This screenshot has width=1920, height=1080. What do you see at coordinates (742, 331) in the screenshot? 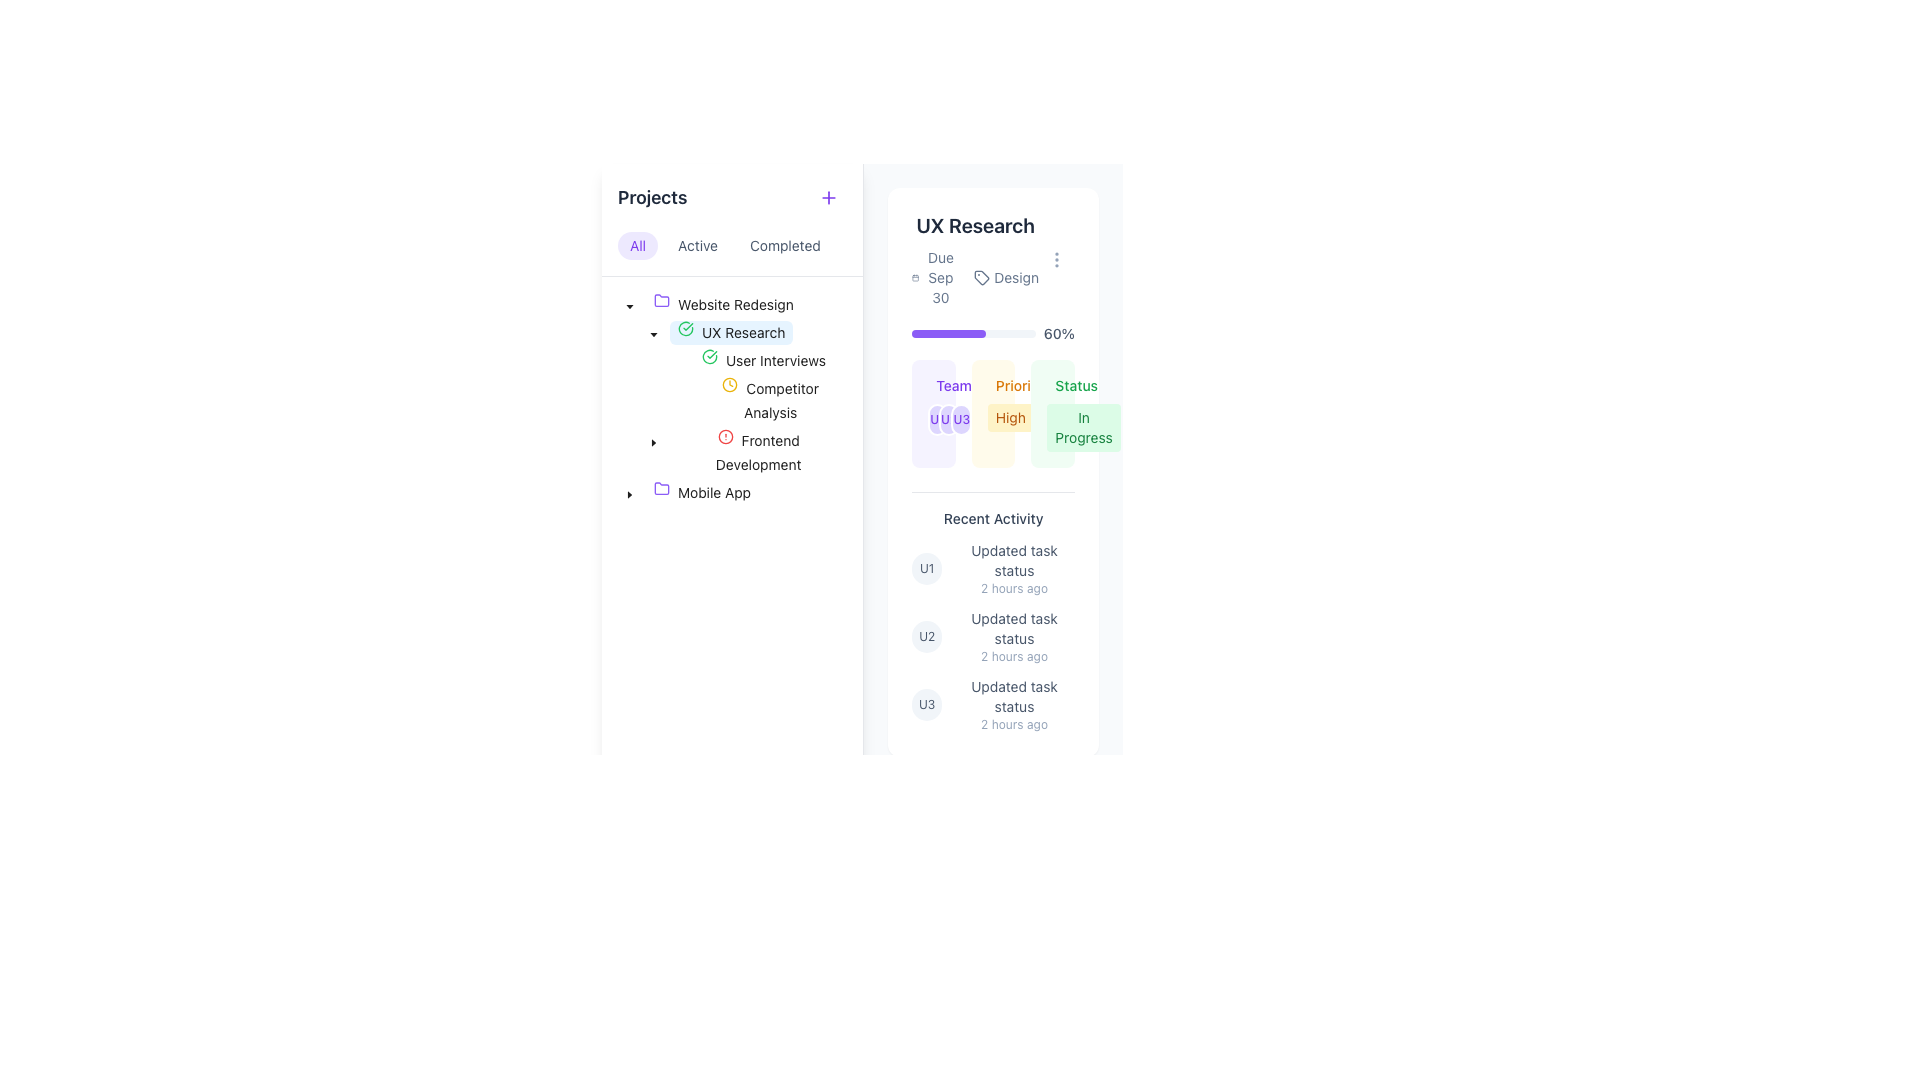
I see `the 'UX Research' text label in the project navigation tree` at bounding box center [742, 331].